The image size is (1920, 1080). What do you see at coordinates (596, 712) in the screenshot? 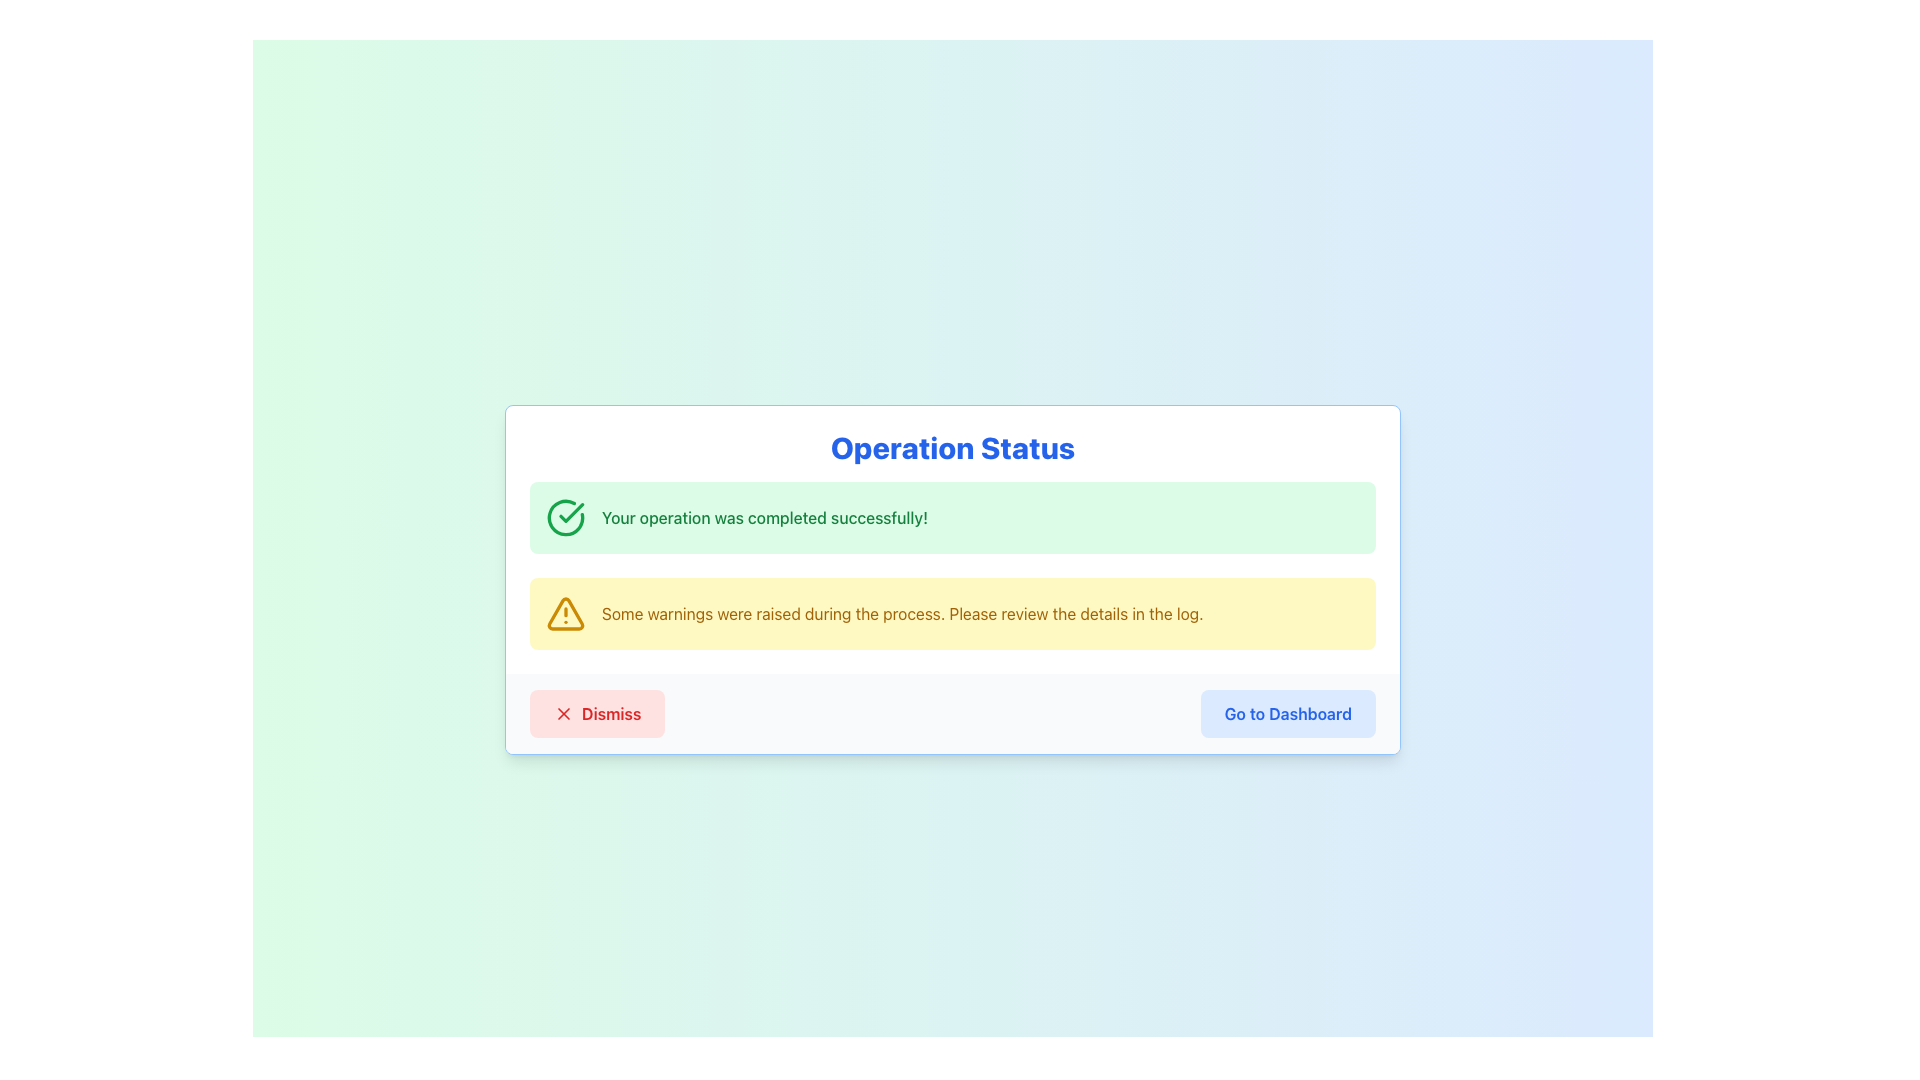
I see `the leftmost button in the horizontal bar of the notification panel to activate hover effects` at bounding box center [596, 712].